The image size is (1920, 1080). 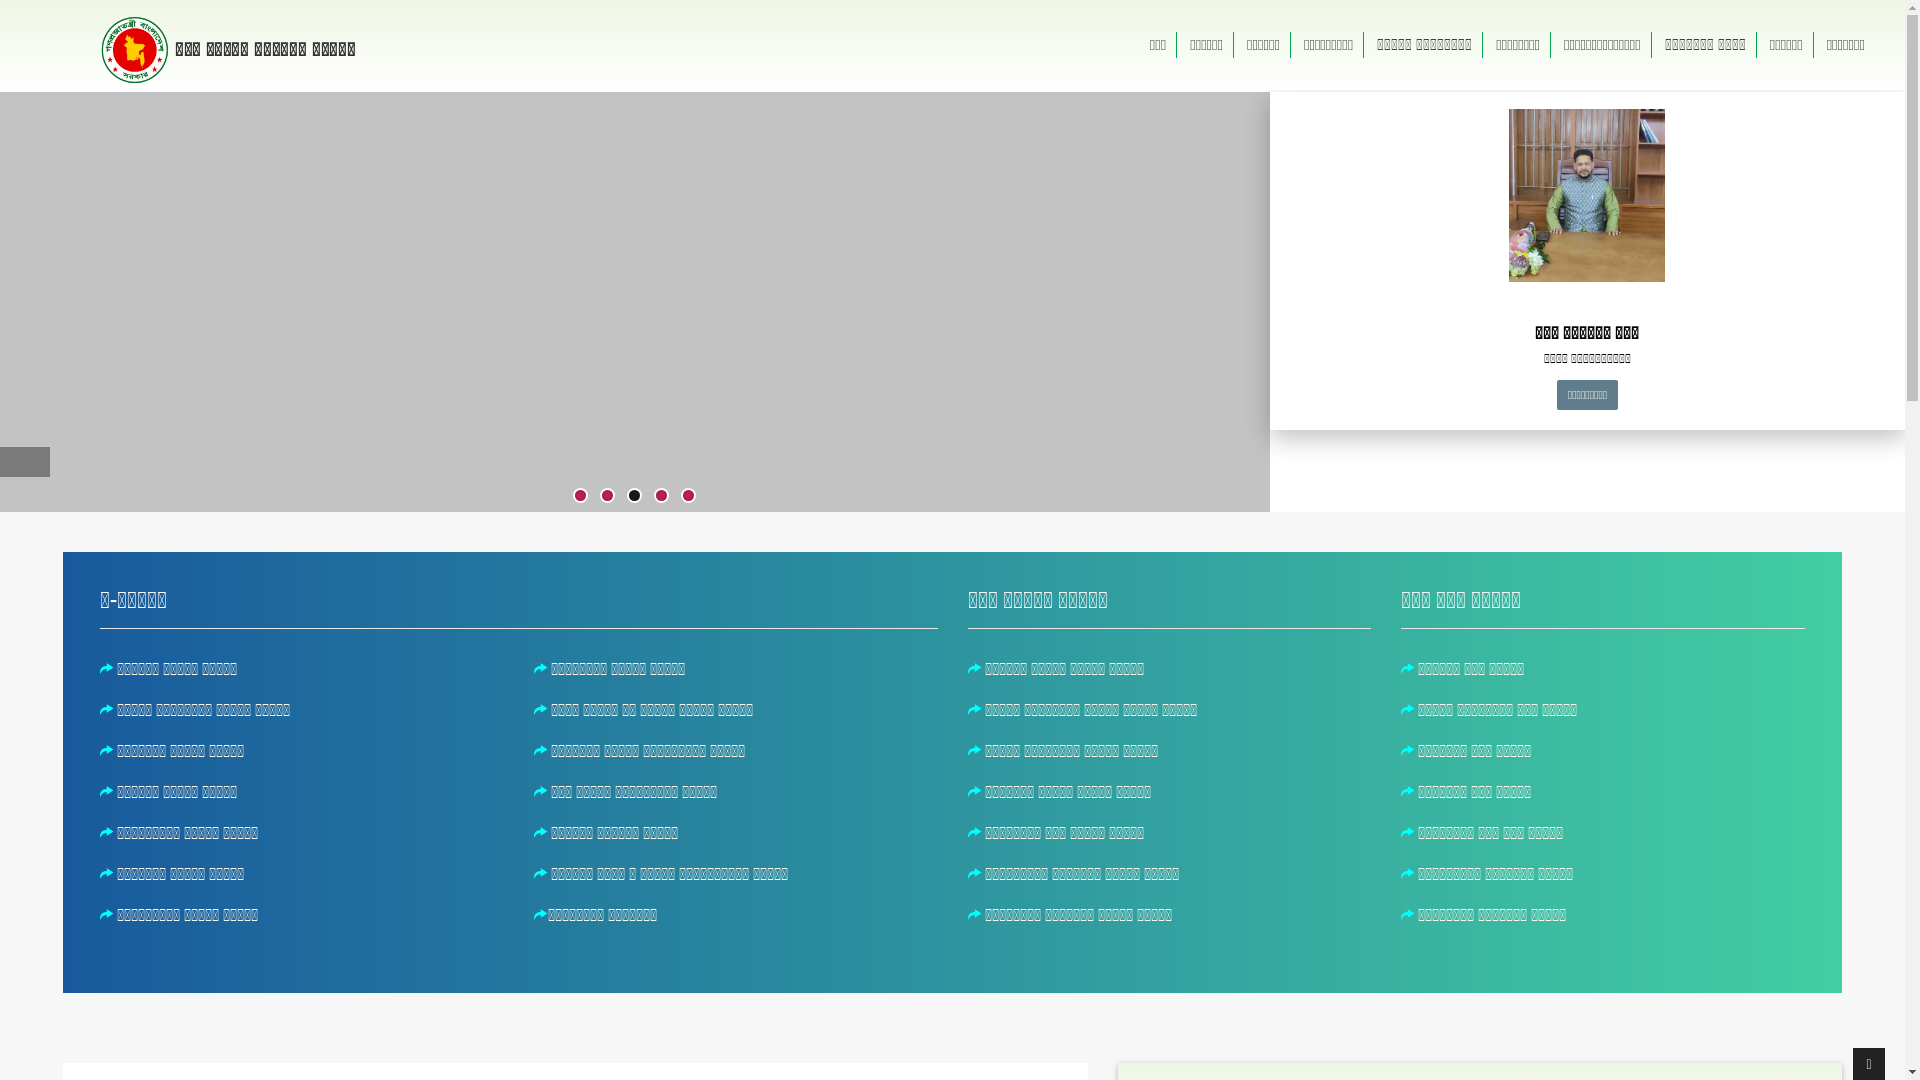 I want to click on '4', so click(x=661, y=495).